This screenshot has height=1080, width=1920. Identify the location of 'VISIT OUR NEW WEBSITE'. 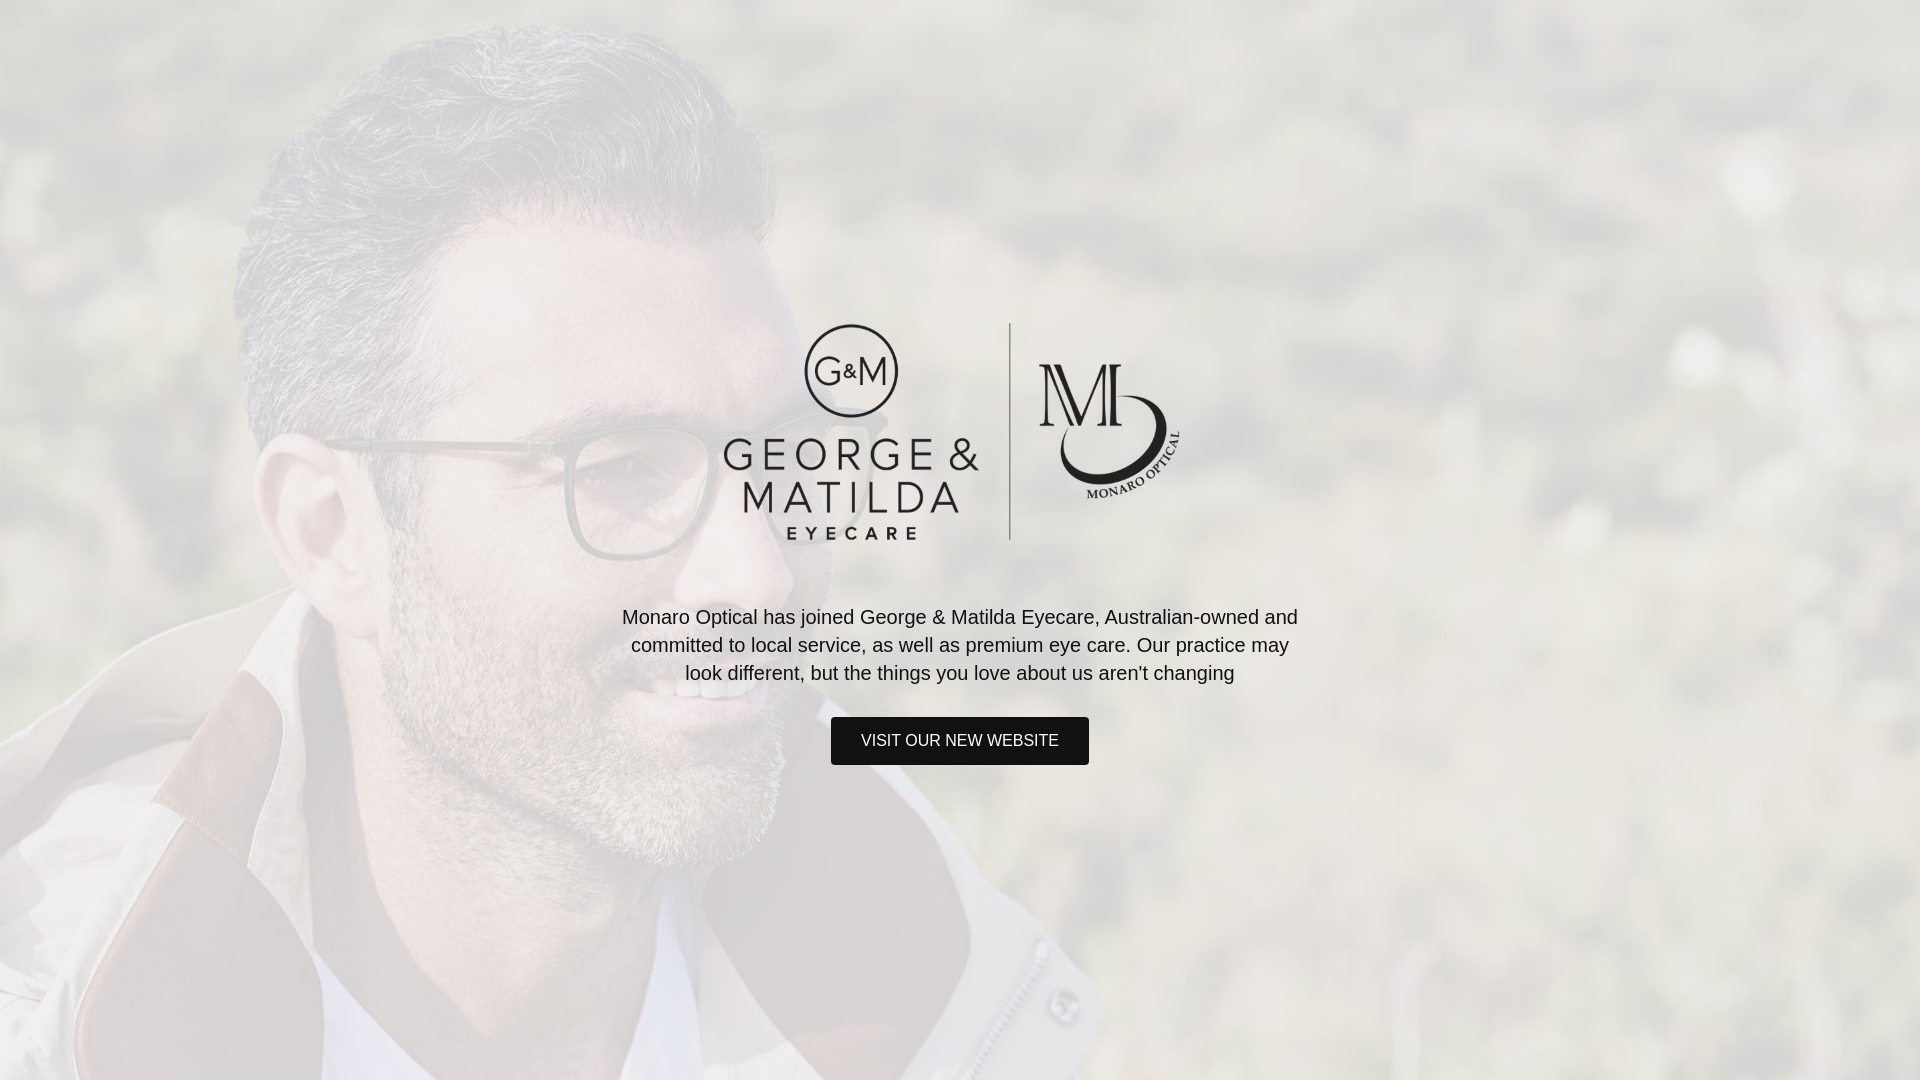
(960, 740).